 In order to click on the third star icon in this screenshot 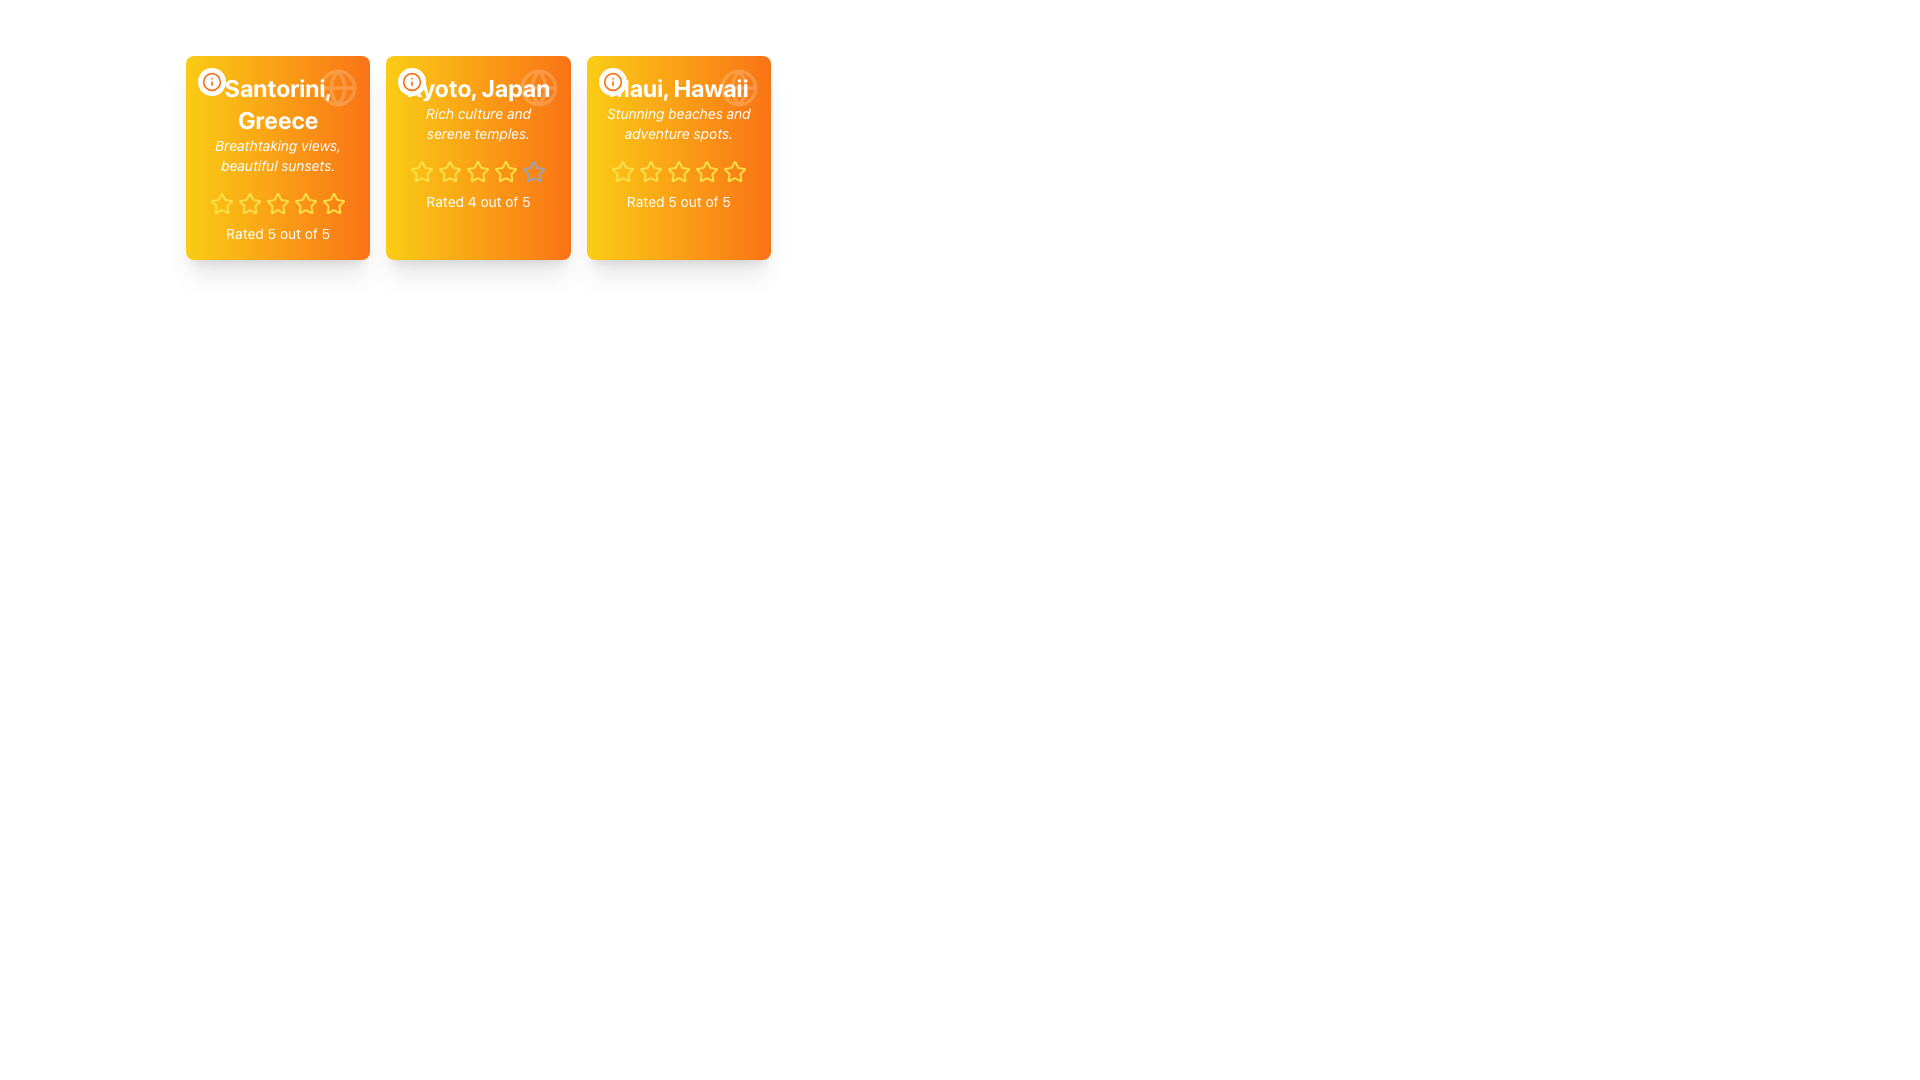, I will do `click(706, 170)`.